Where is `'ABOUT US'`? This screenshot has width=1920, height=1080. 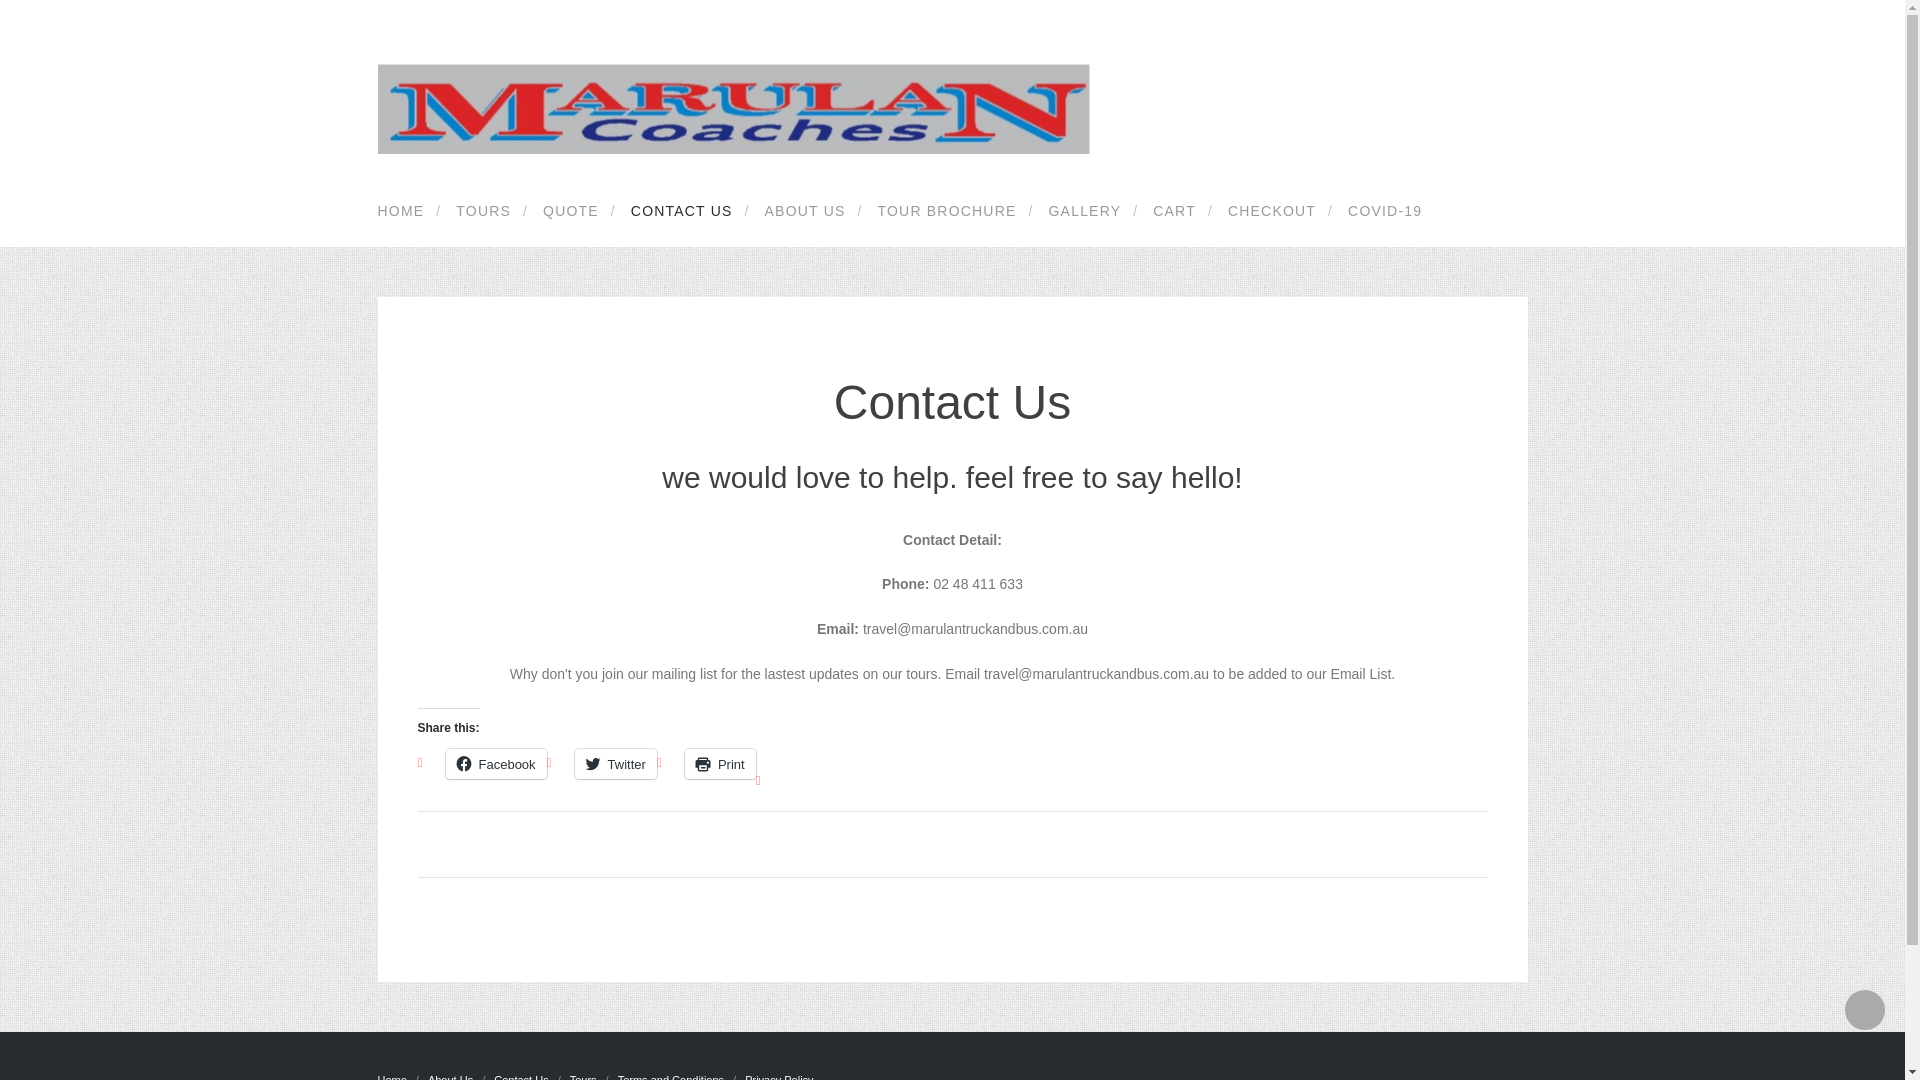
'ABOUT US' is located at coordinates (801, 211).